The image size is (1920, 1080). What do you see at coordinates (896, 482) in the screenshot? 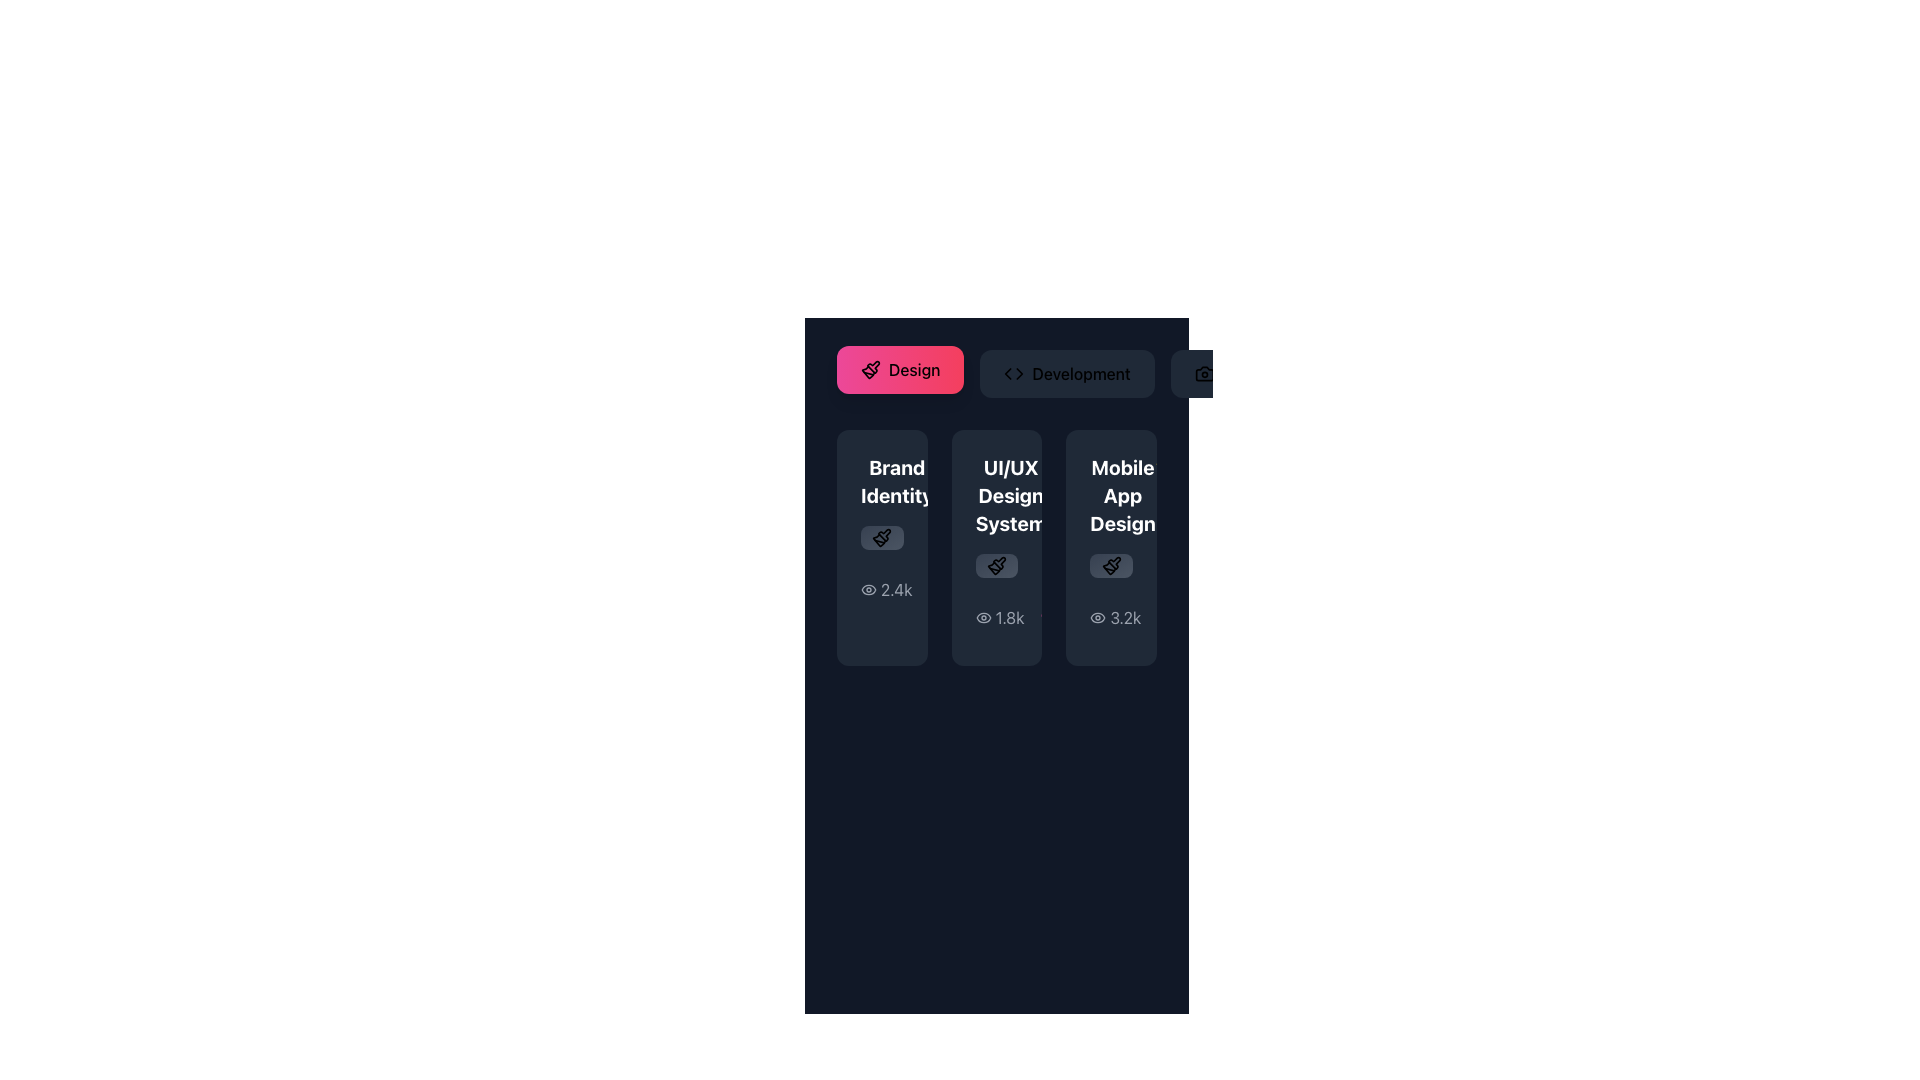
I see `the static text label positioned at the top of the rectangular card component on the leftmost side of the horizontally-aligned group of cards` at bounding box center [896, 482].